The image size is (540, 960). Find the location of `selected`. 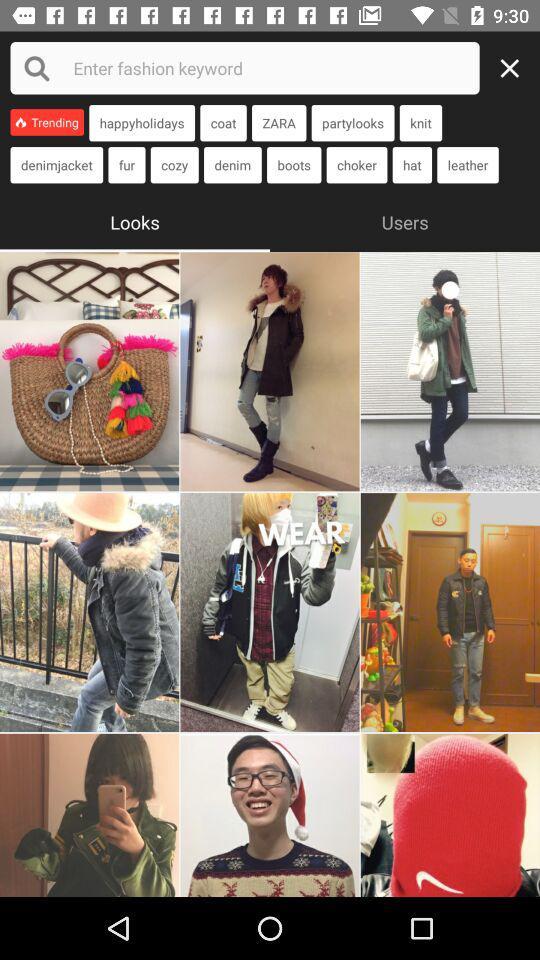

selected is located at coordinates (270, 611).